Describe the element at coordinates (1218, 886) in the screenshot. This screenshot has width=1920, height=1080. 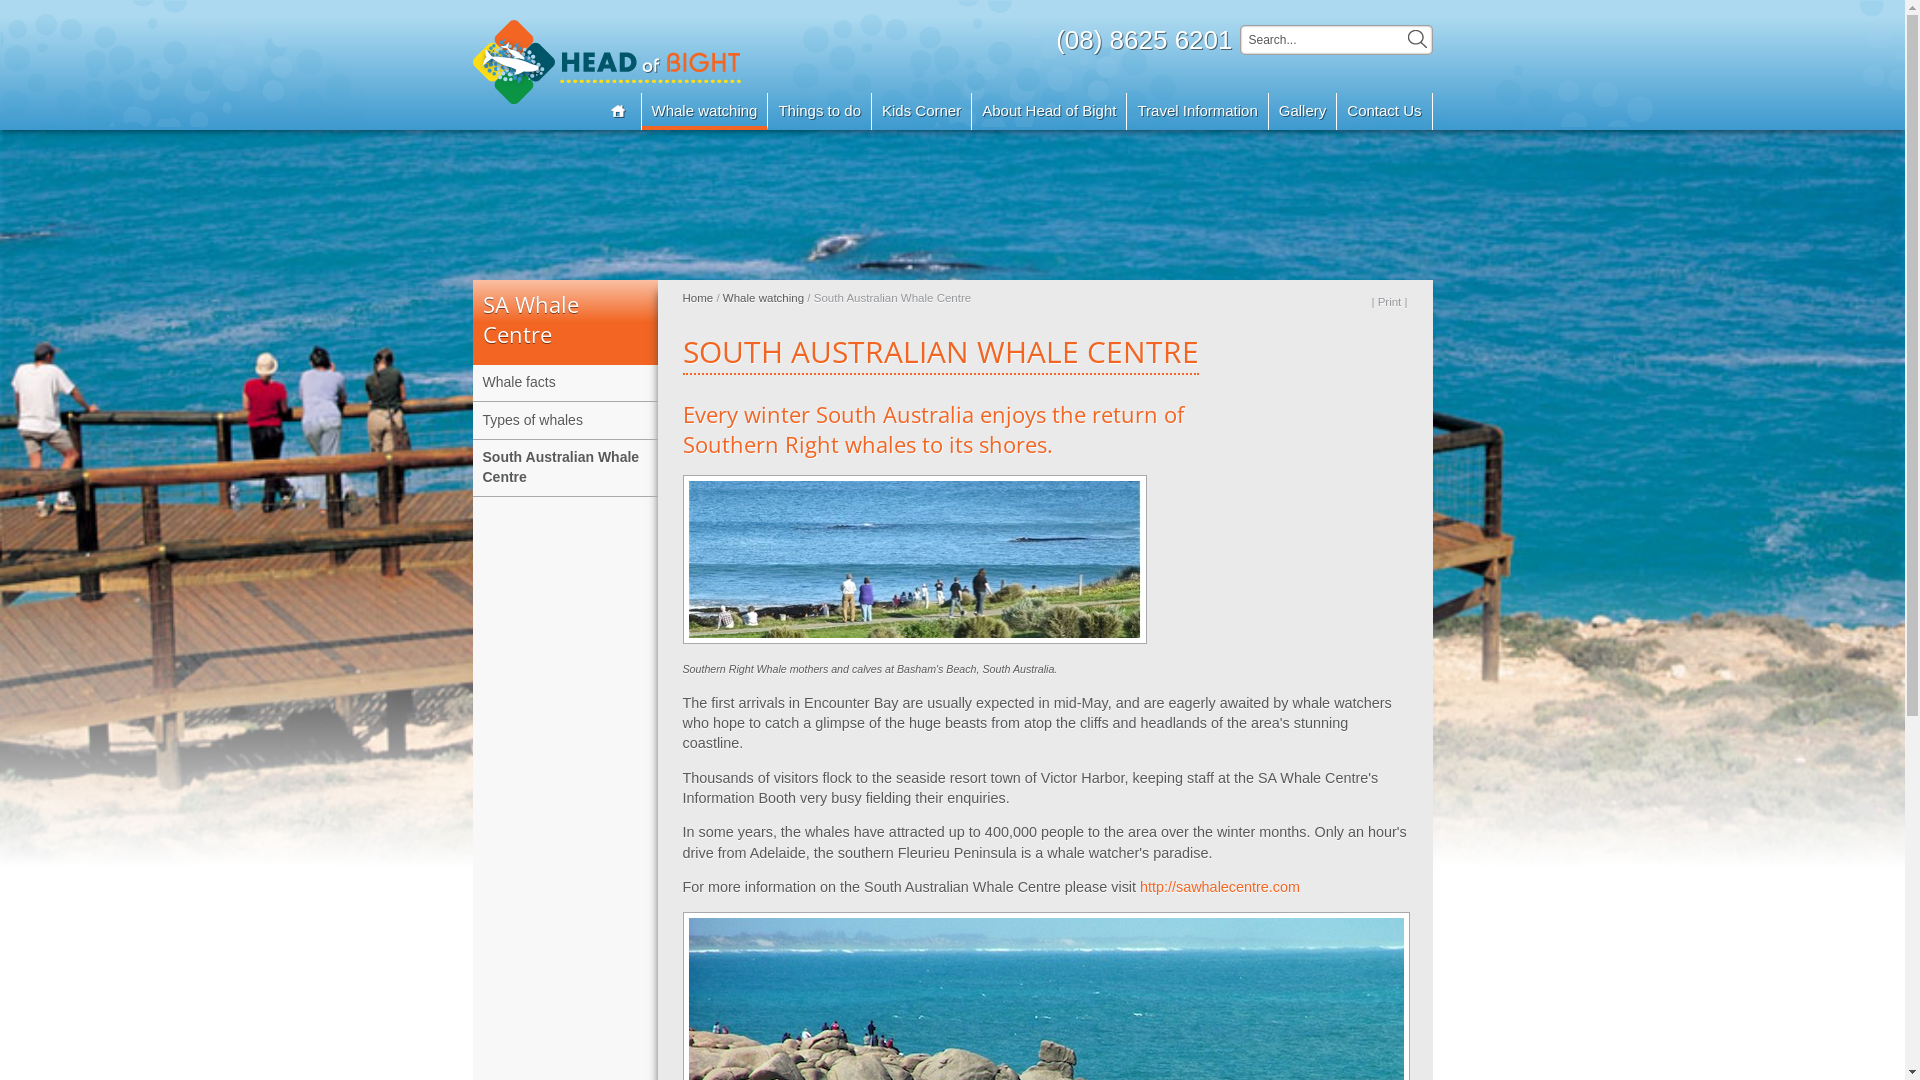
I see `'http://sawhalecentre.com'` at that location.